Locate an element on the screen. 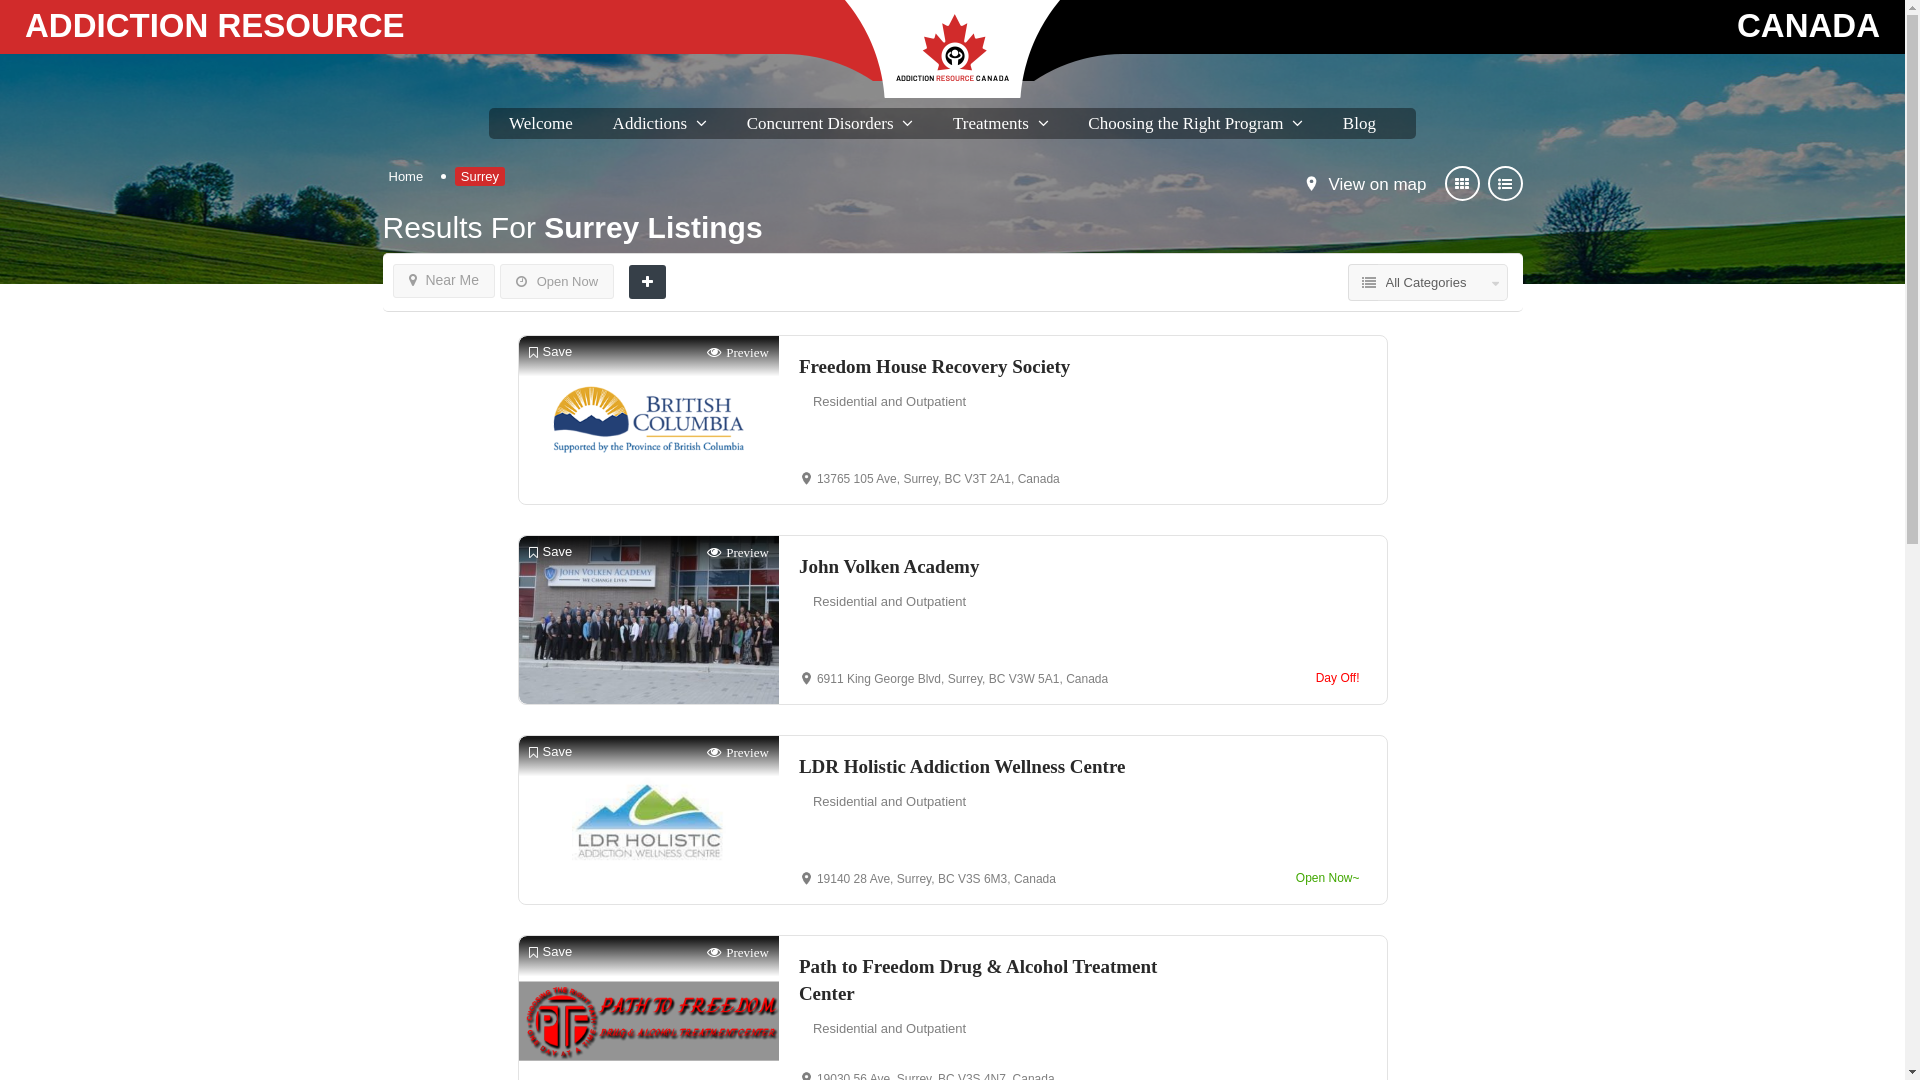  'LDR Holistic Addiction Wellness Centre' is located at coordinates (993, 765).